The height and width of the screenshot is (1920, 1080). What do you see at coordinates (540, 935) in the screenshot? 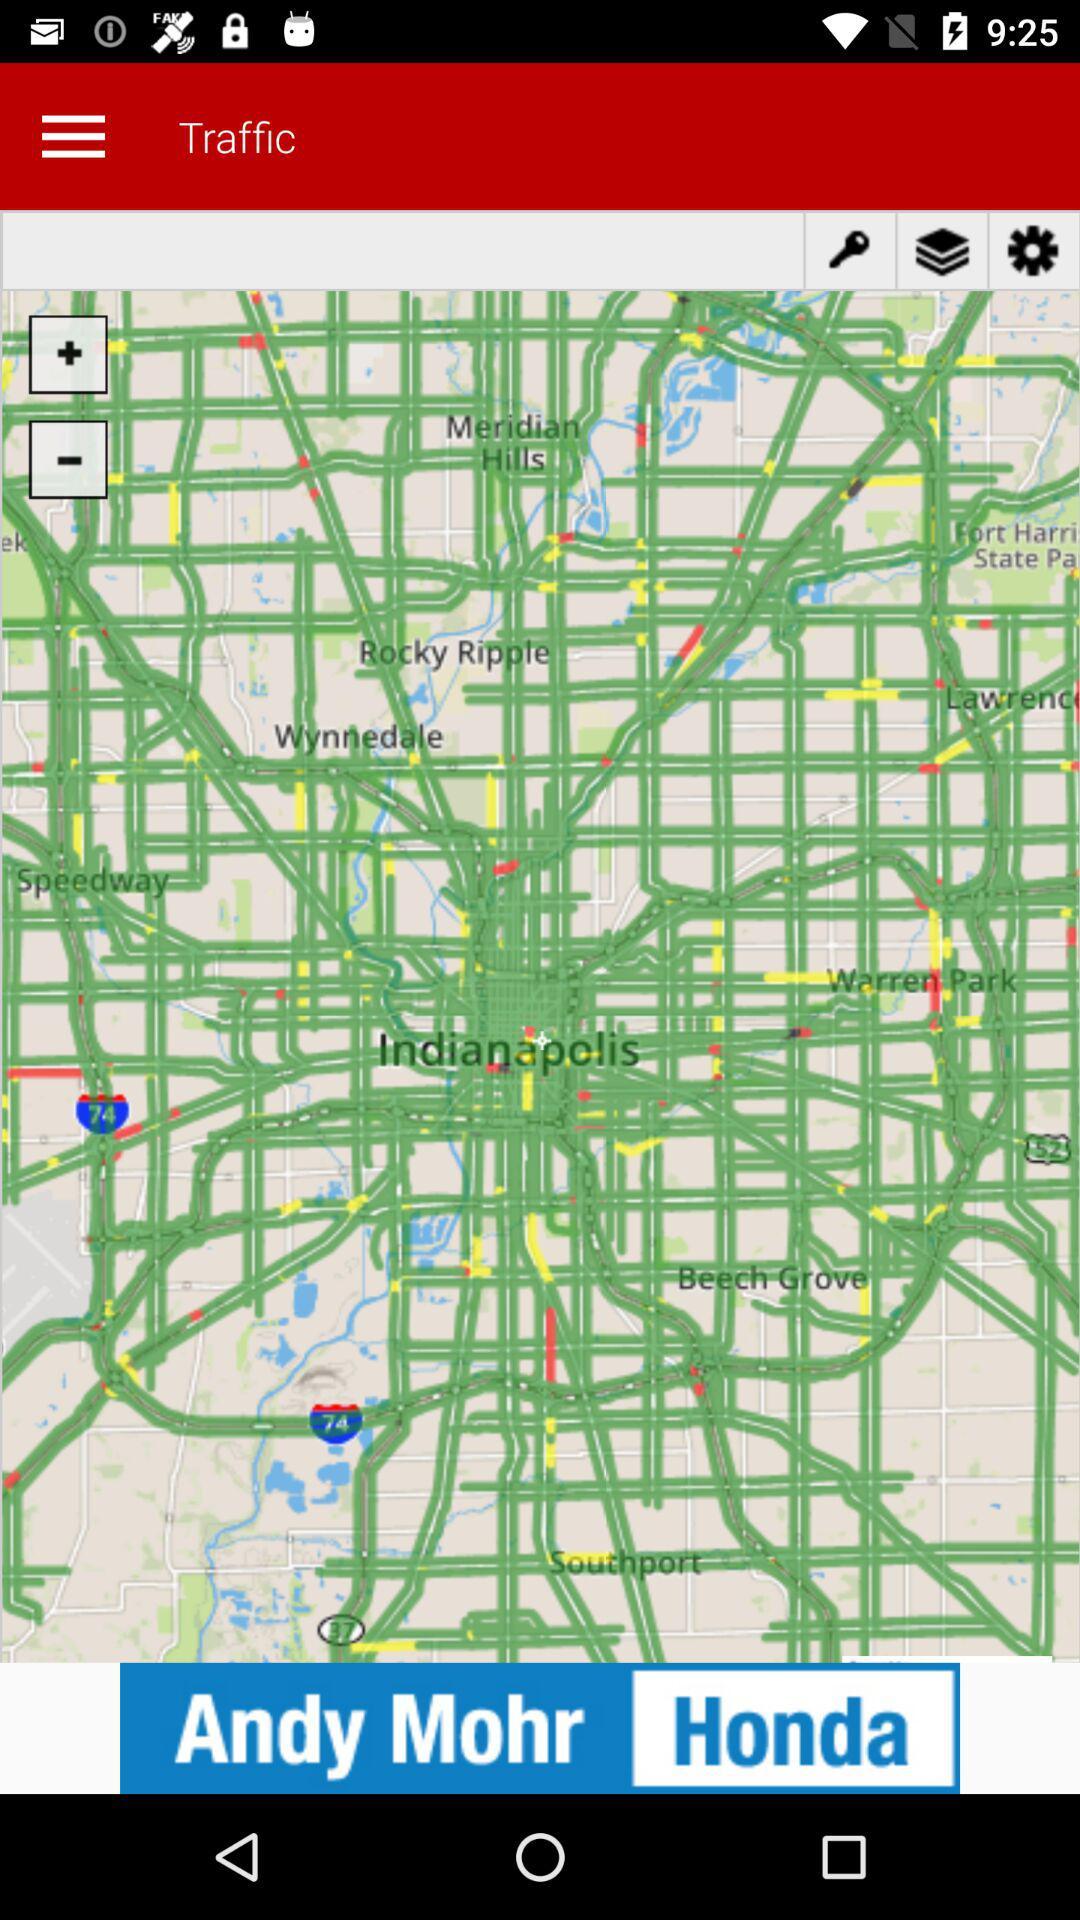
I see `the item at the center` at bounding box center [540, 935].